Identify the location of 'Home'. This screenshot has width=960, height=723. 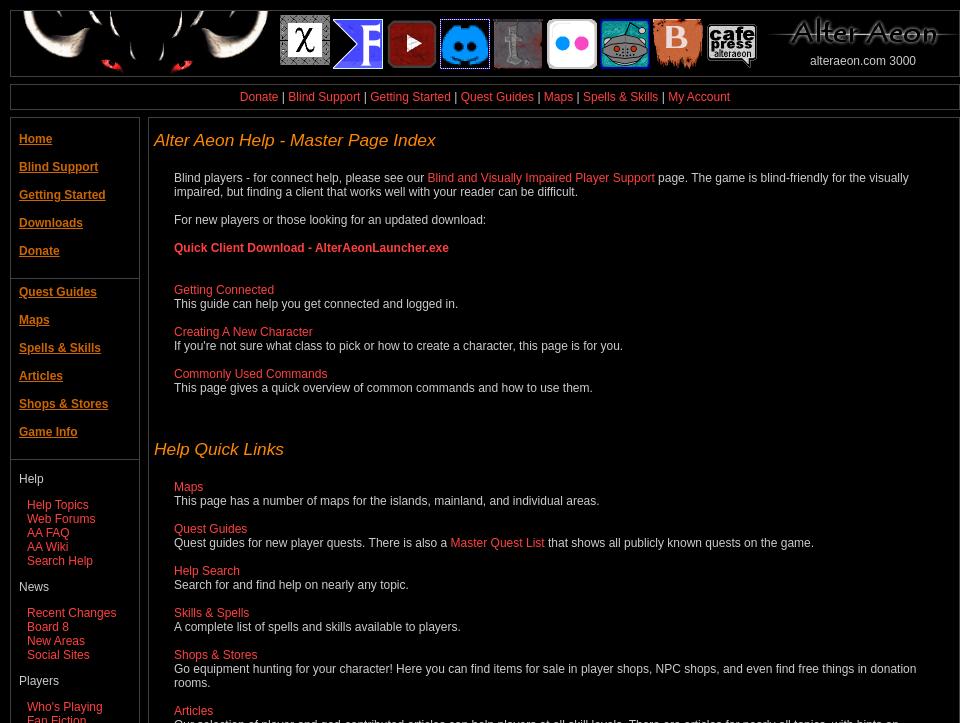
(34, 138).